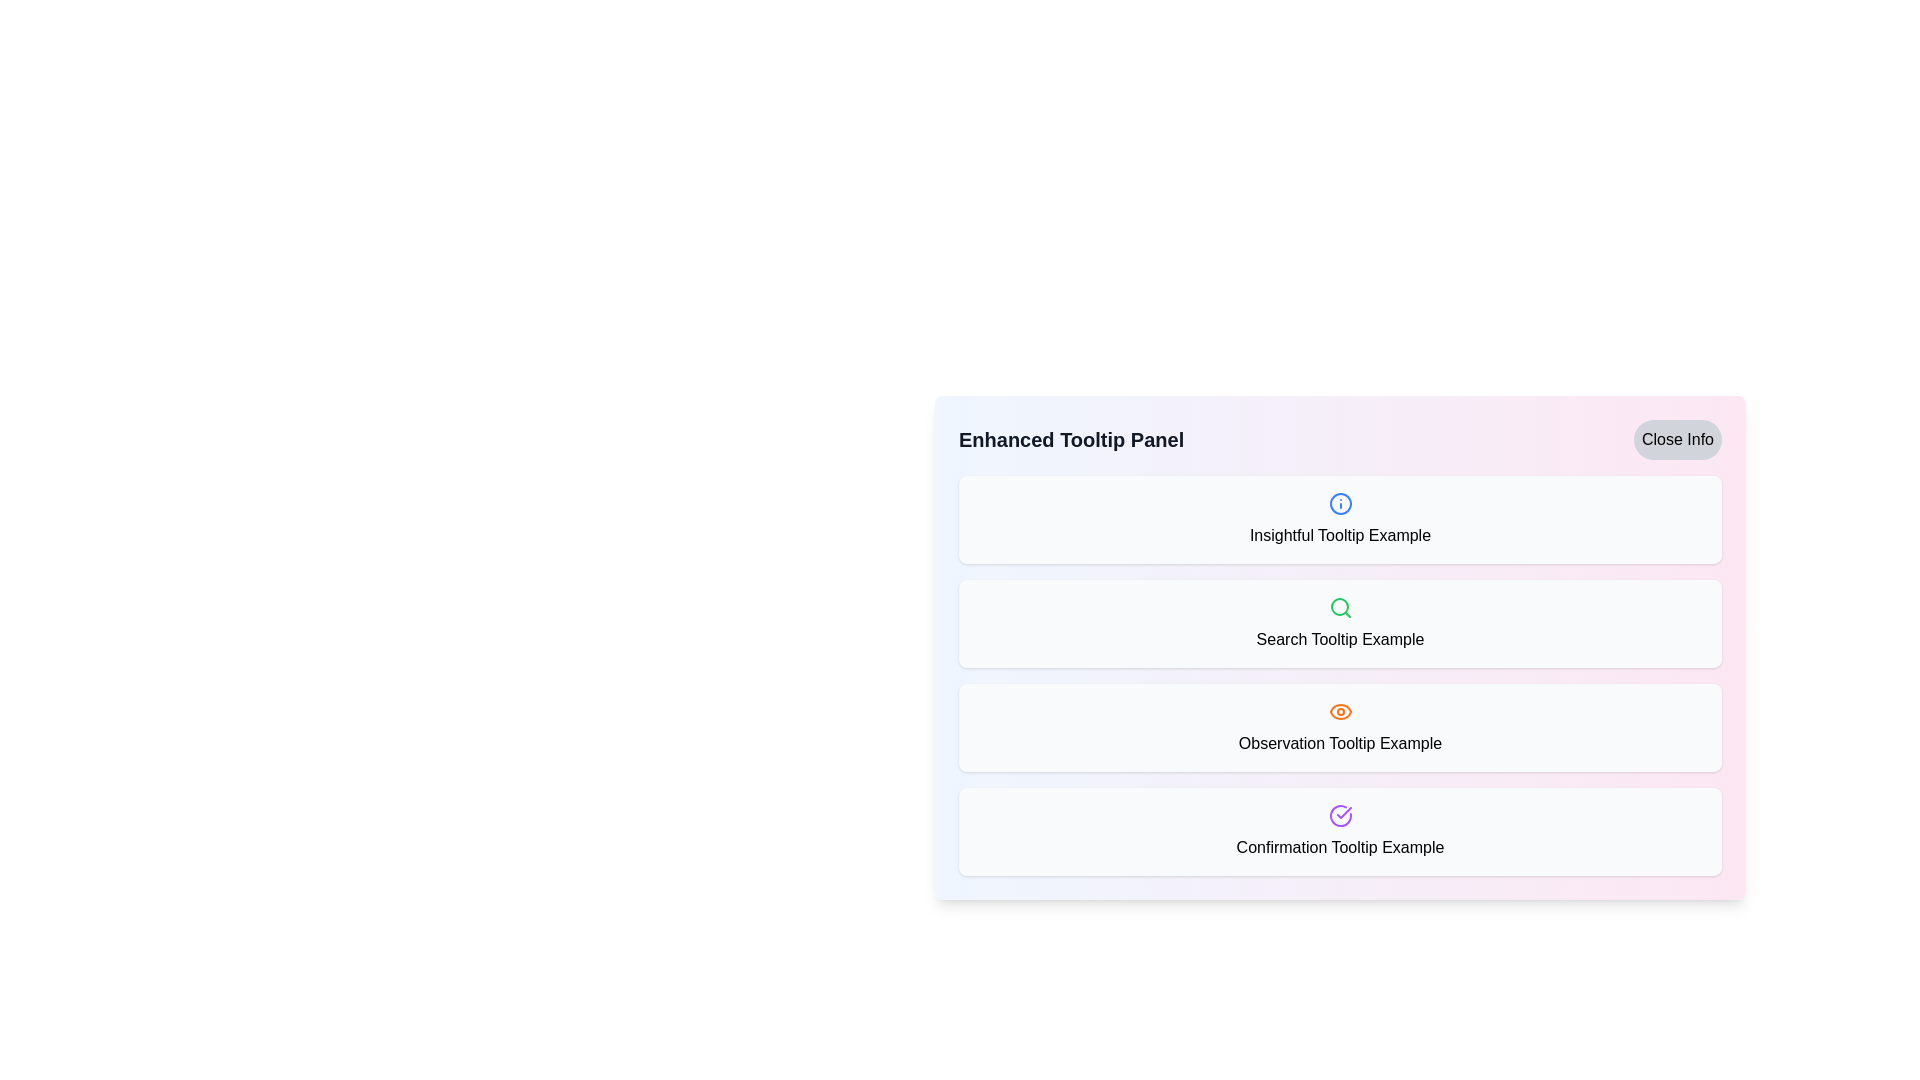  What do you see at coordinates (1677, 438) in the screenshot?
I see `the close button located on the far right of the Enhanced Tooltip Panel` at bounding box center [1677, 438].